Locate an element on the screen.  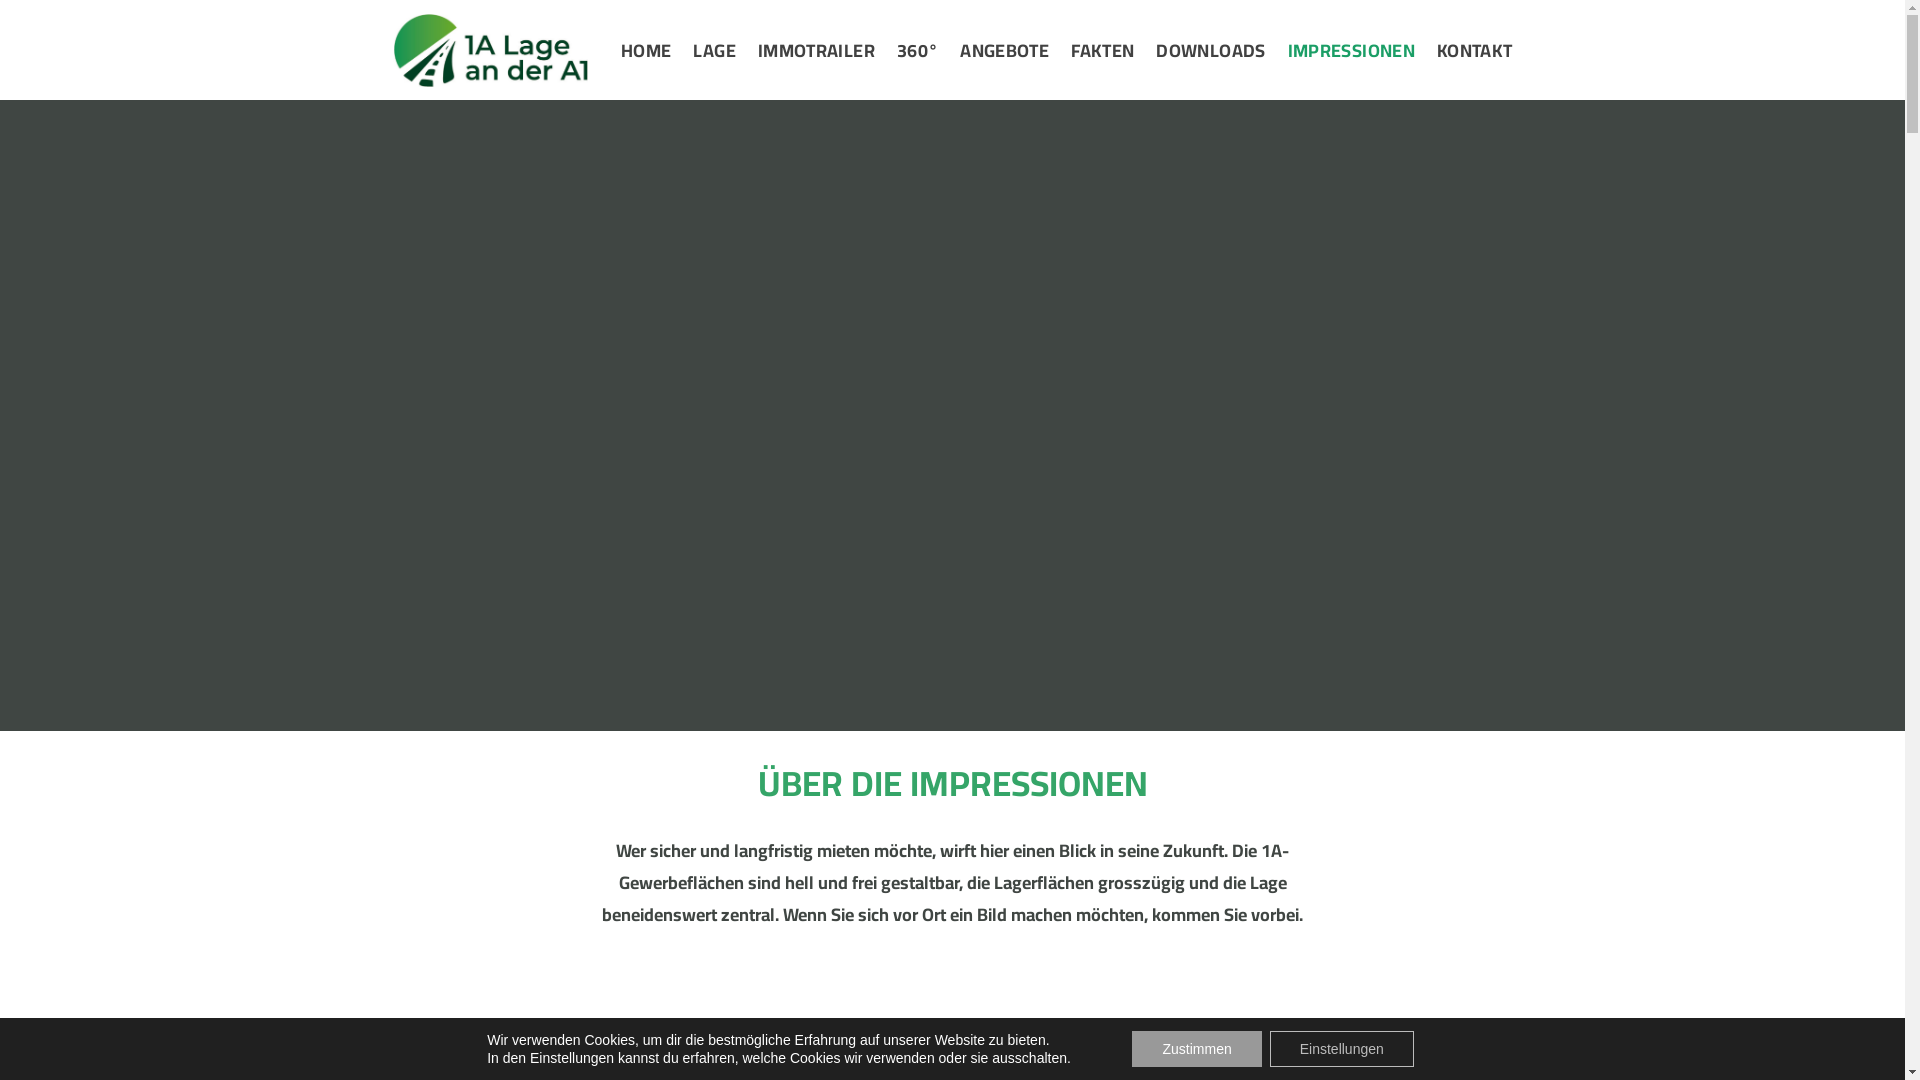
'DOWNLOADS' is located at coordinates (1209, 49).